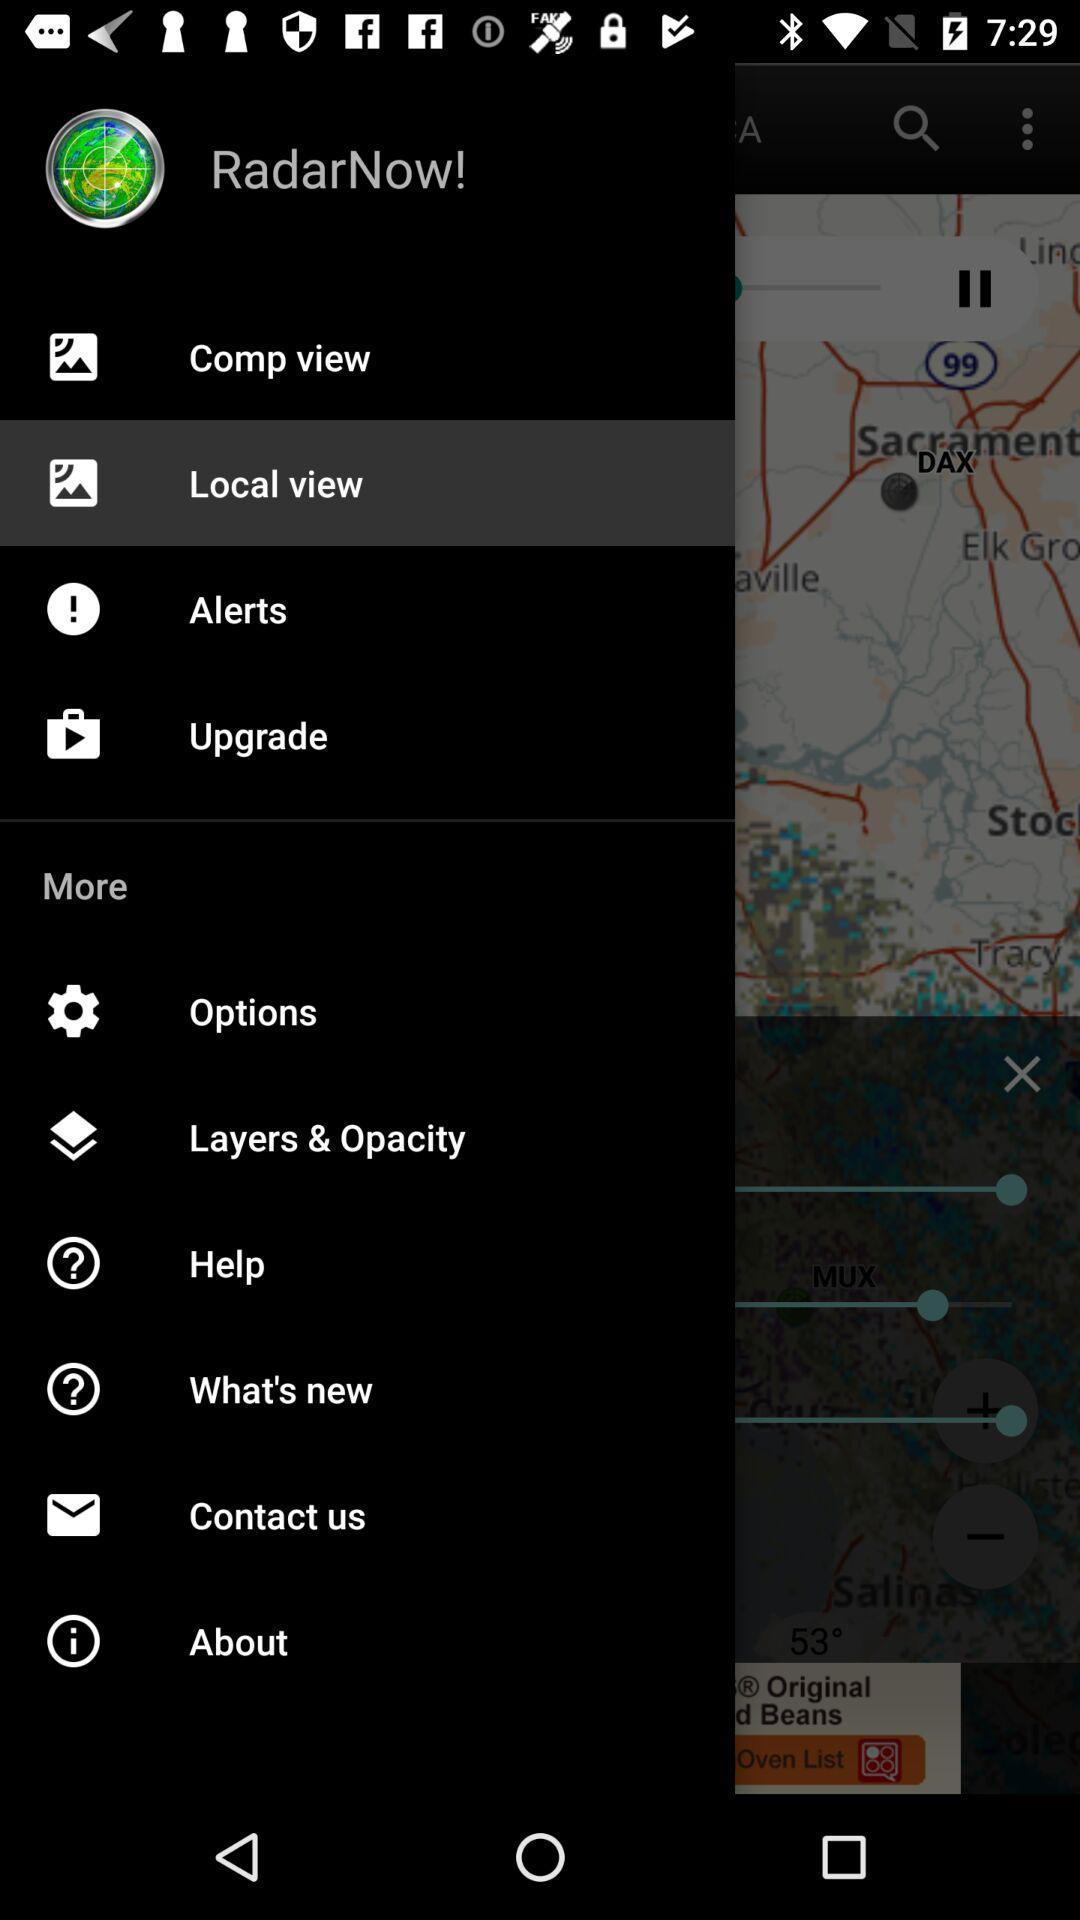 This screenshot has height=1920, width=1080. Describe the element at coordinates (1022, 1073) in the screenshot. I see `the close icon` at that location.